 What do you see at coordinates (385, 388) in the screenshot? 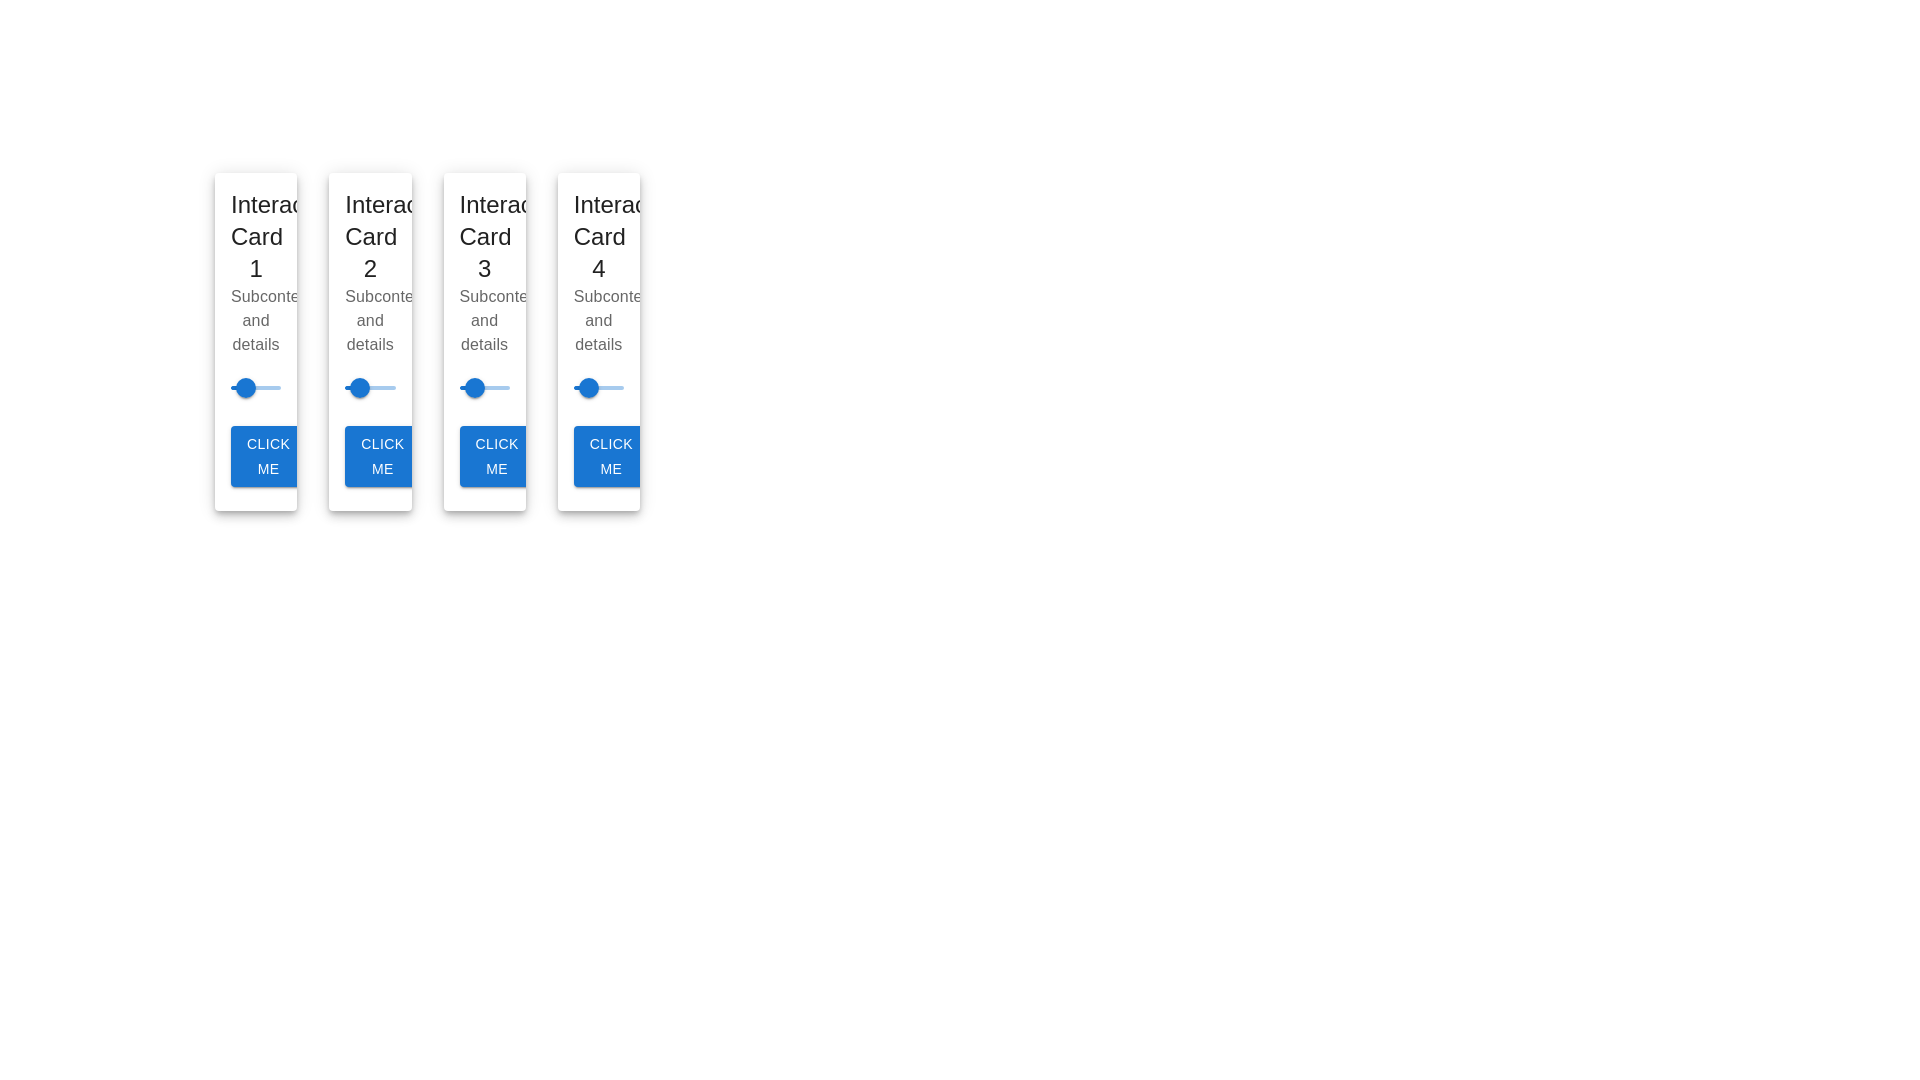
I see `the slider` at bounding box center [385, 388].